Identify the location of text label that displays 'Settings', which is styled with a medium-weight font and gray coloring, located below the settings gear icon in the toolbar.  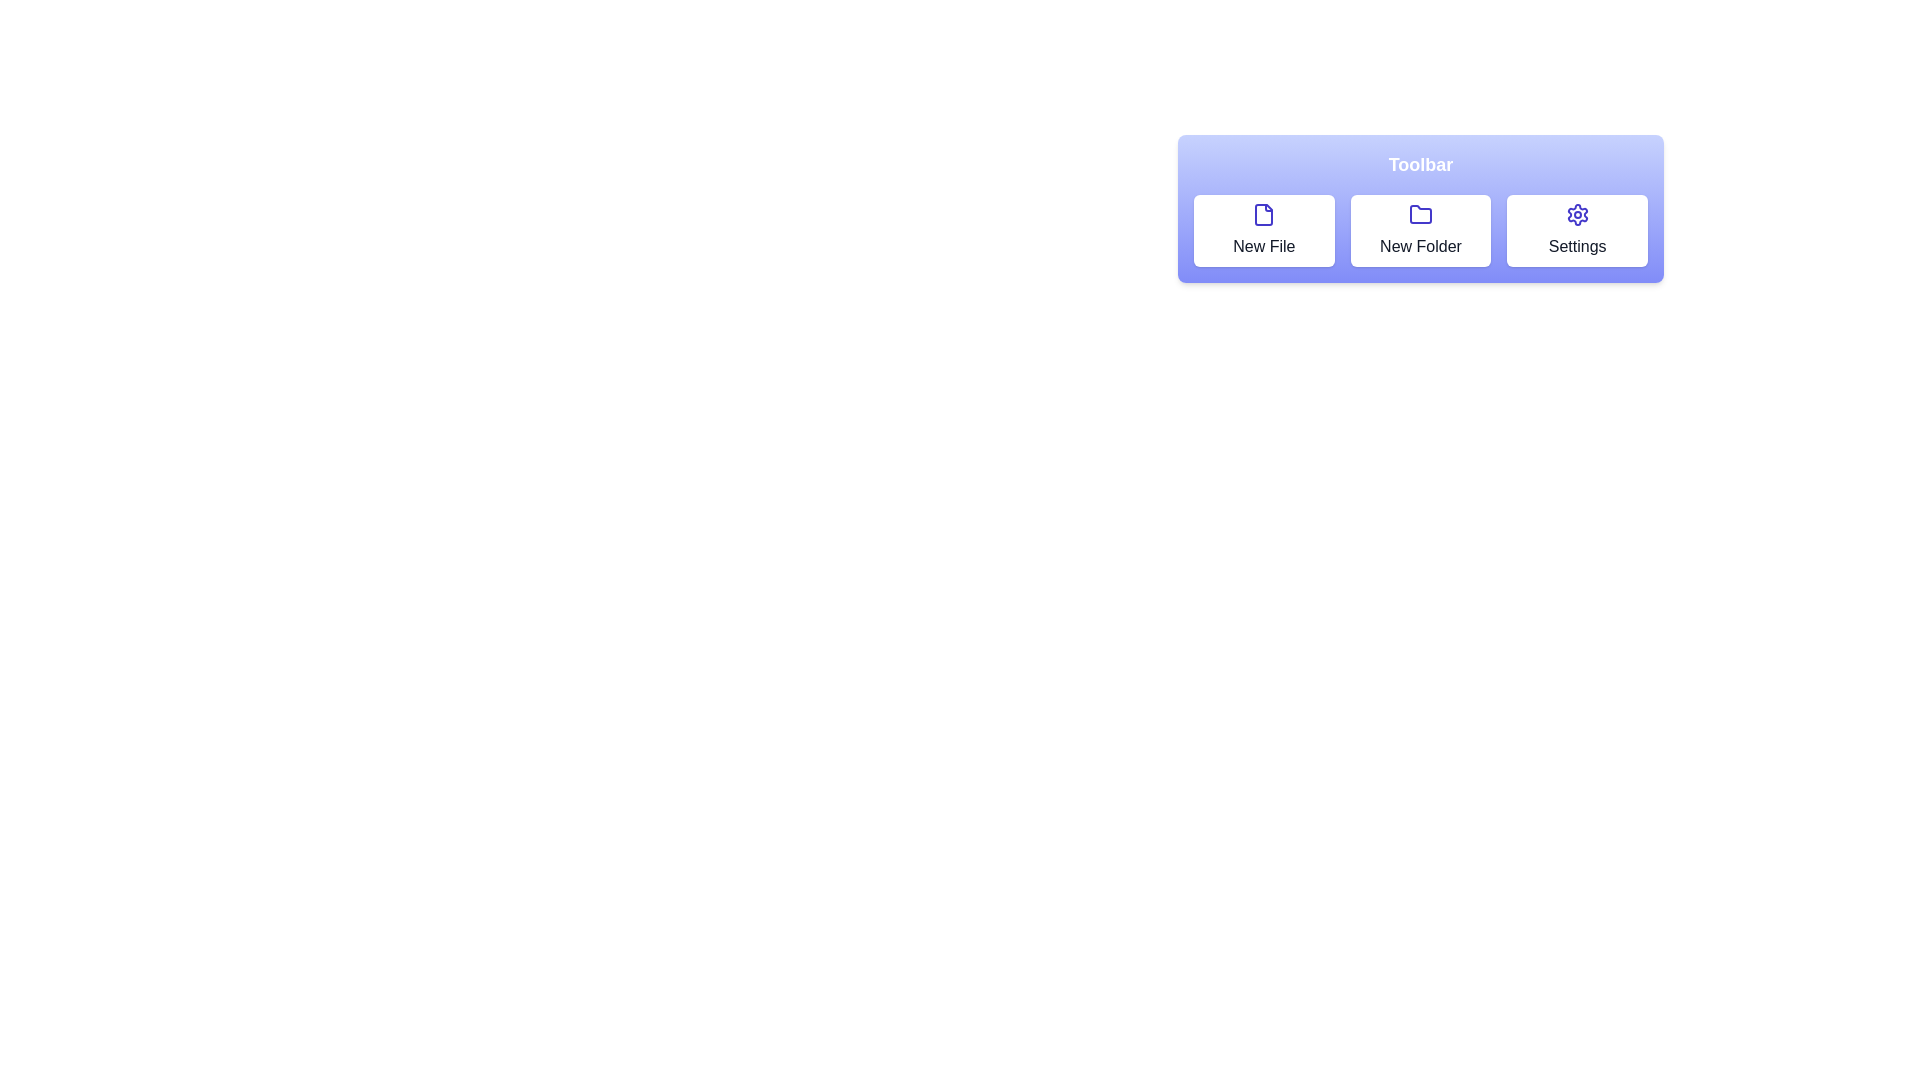
(1576, 245).